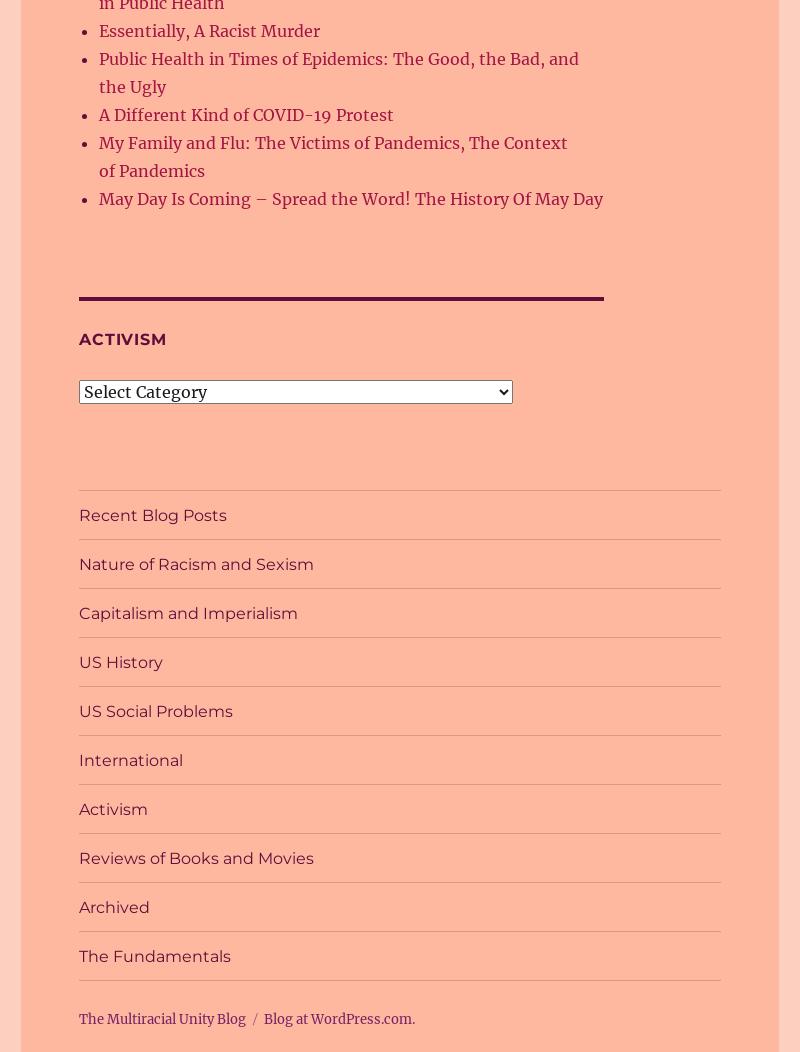 The image size is (800, 1052). I want to click on 'The Multiracial Unity Blog', so click(162, 1018).